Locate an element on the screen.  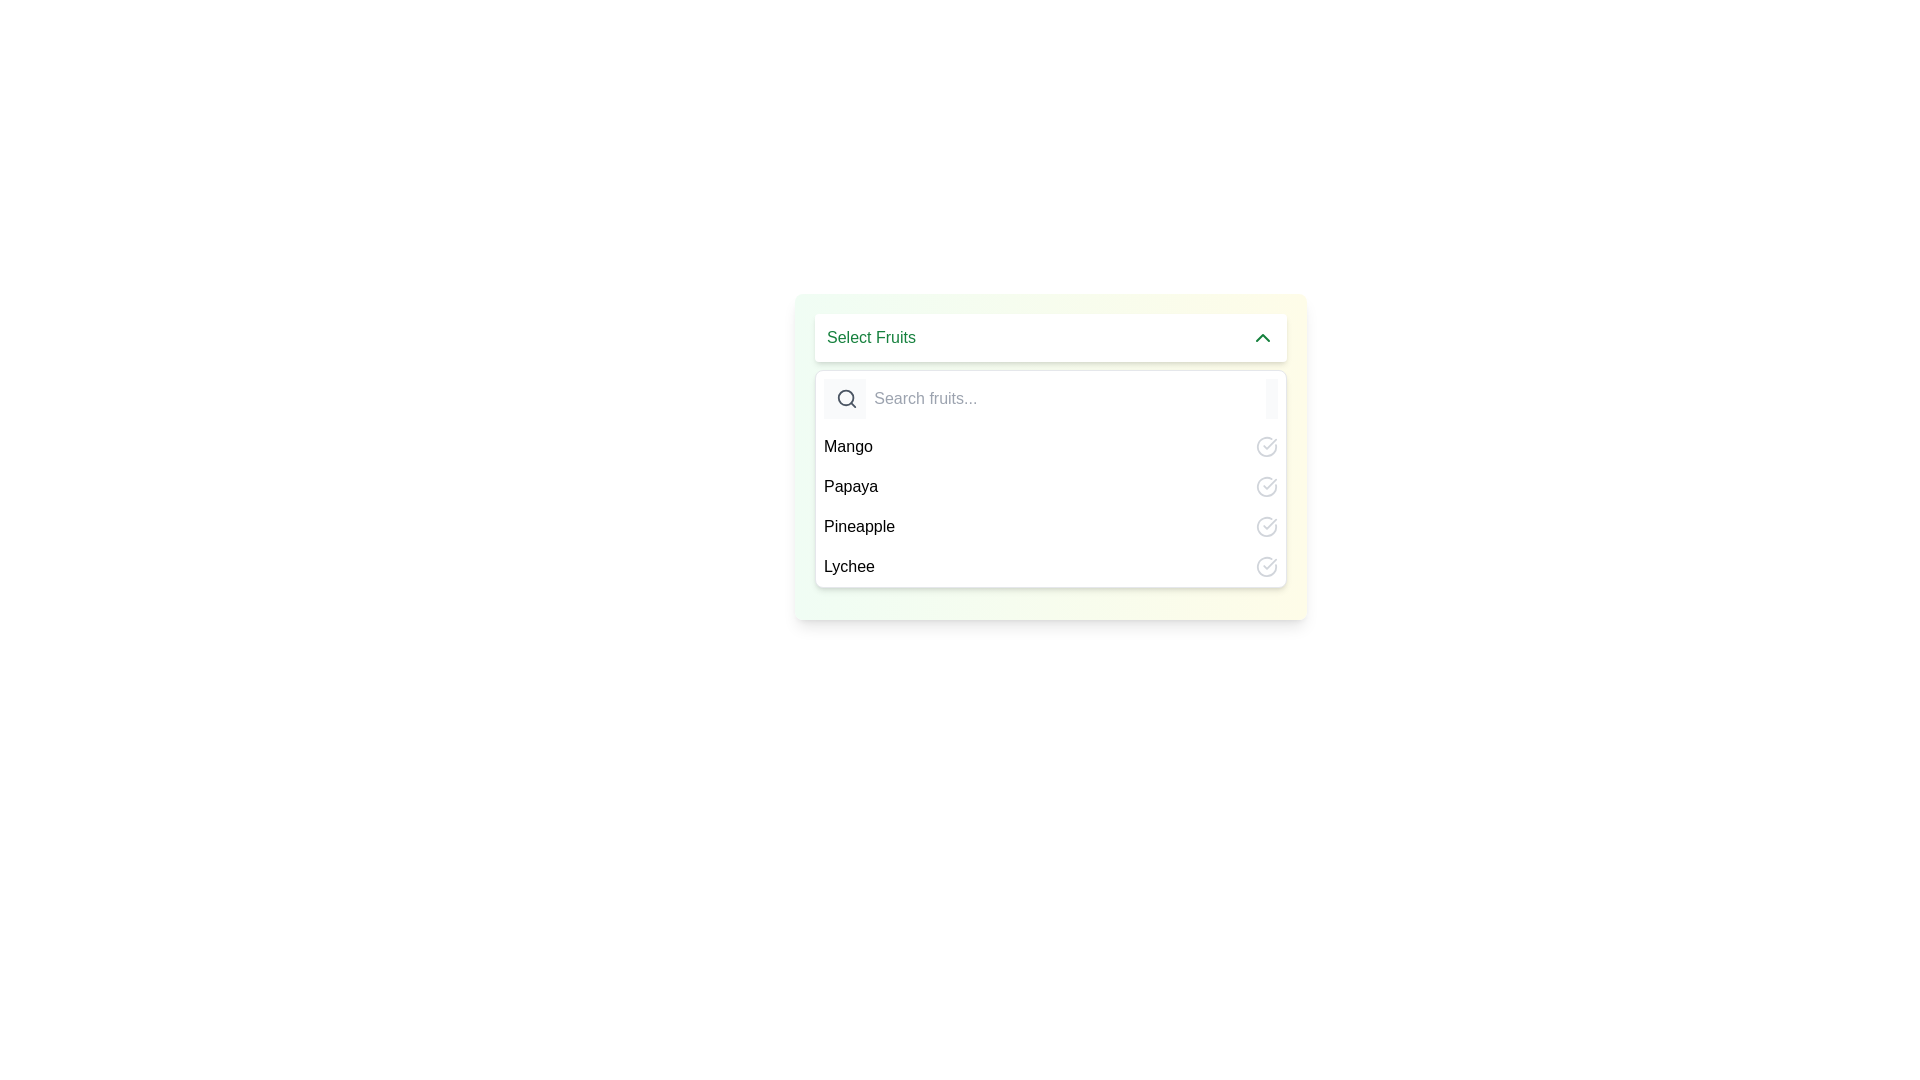
the text label displaying 'Mango' is located at coordinates (848, 446).